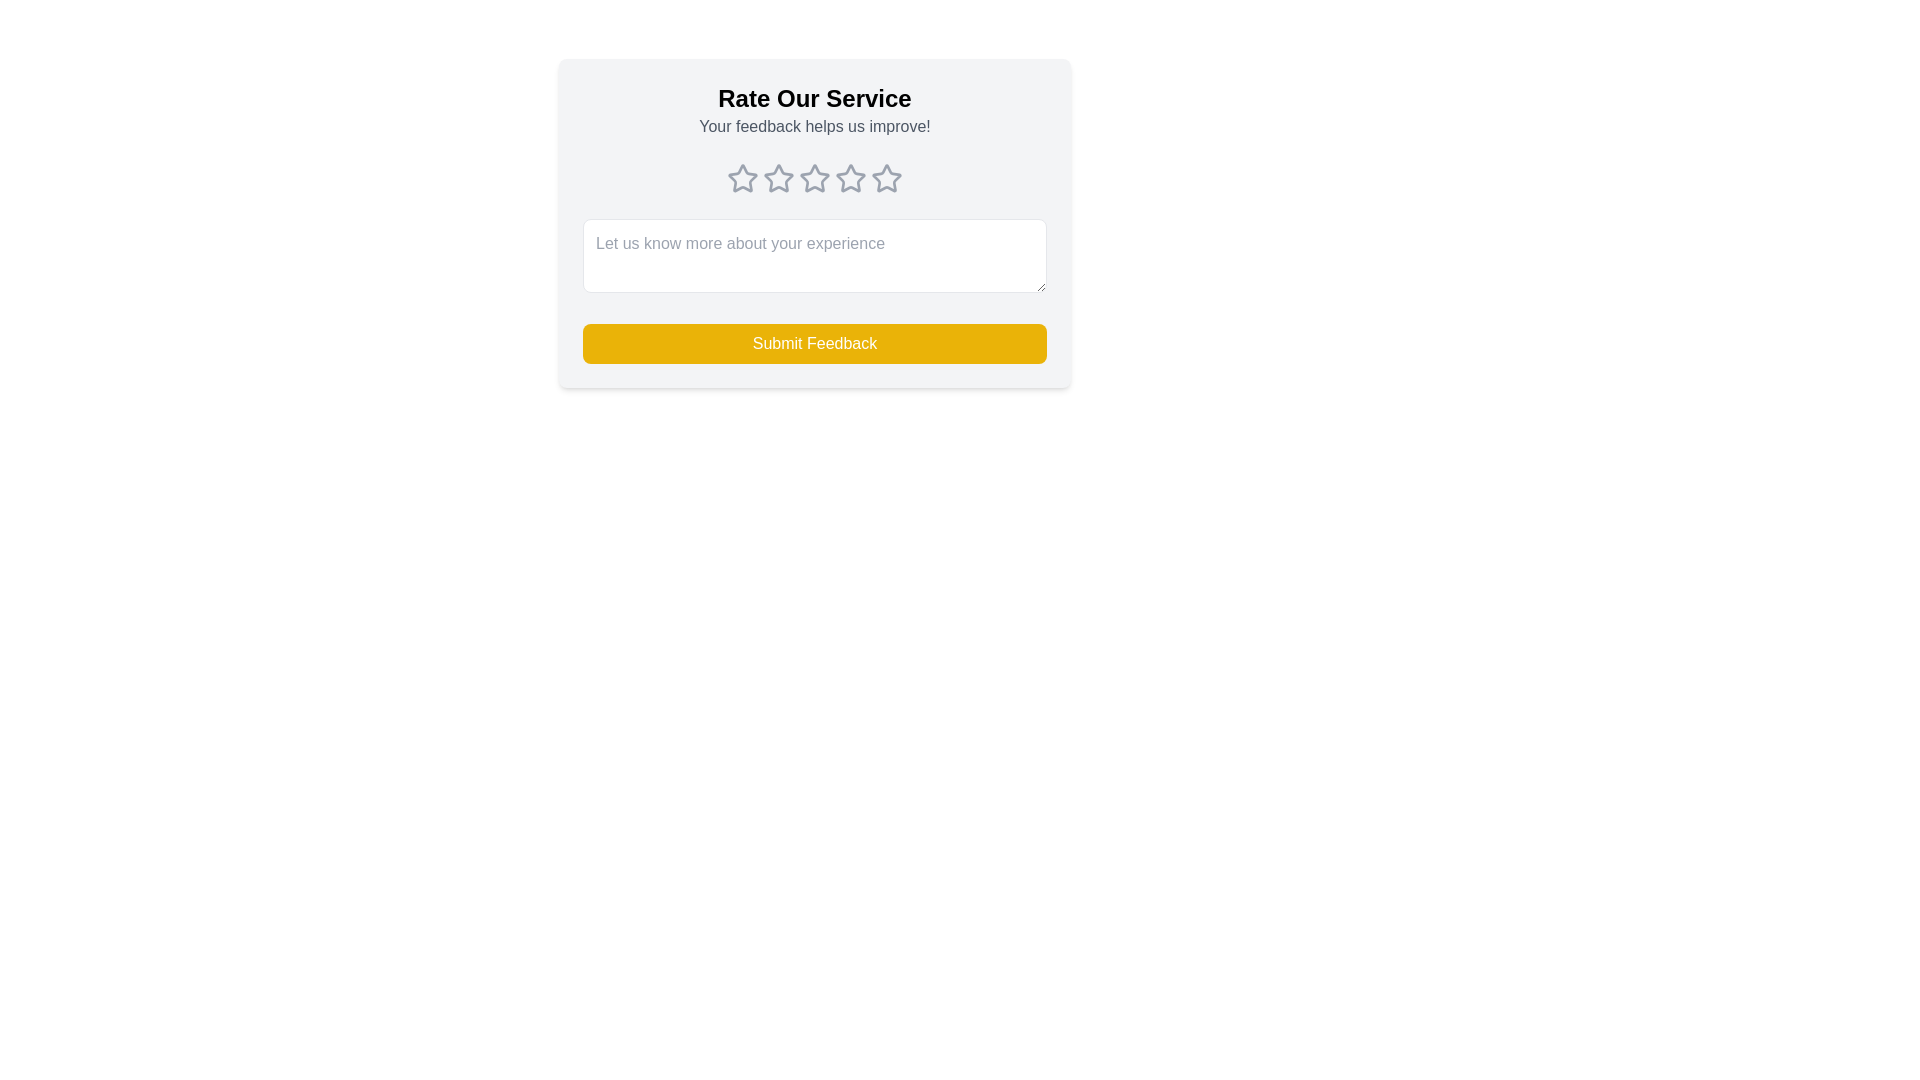 The width and height of the screenshot is (1920, 1080). What do you see at coordinates (777, 177) in the screenshot?
I see `the third rating star located below the 'Rate Our Service' heading for interaction feedback` at bounding box center [777, 177].